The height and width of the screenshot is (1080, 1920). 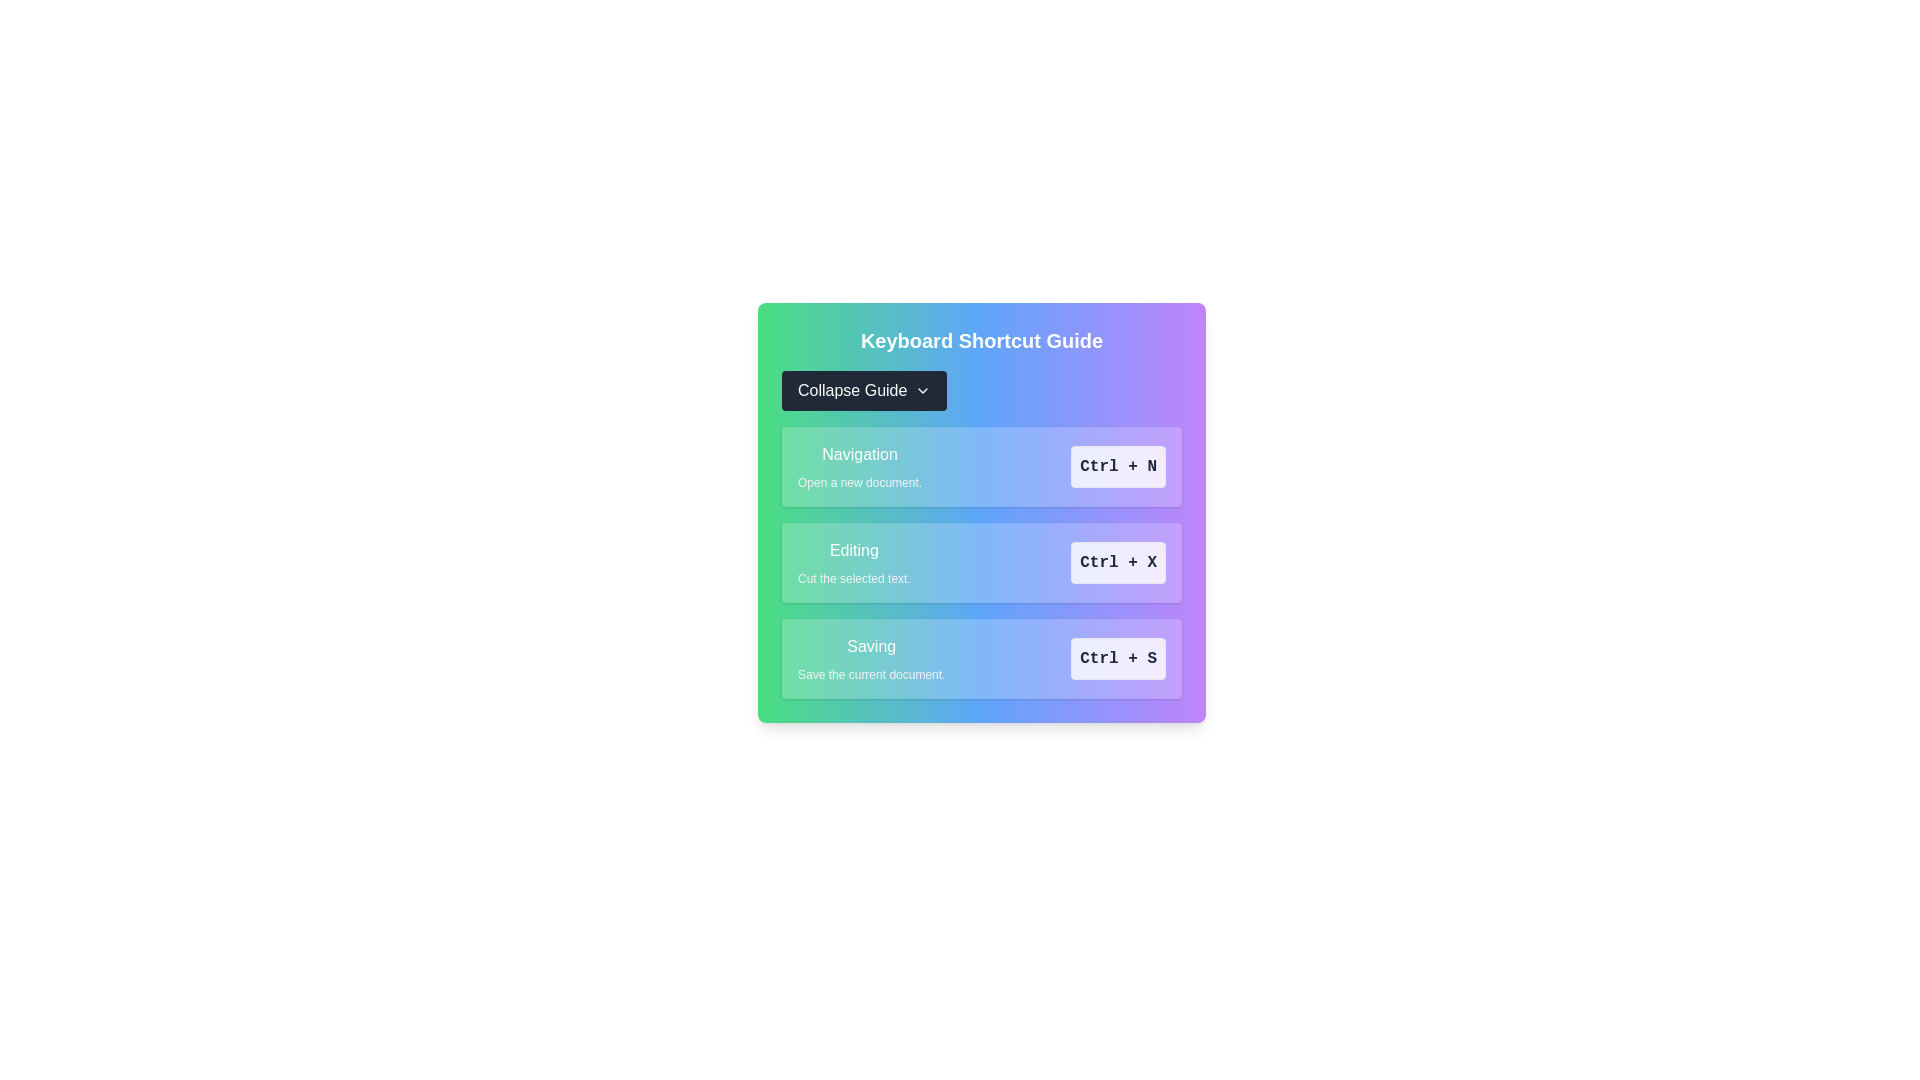 What do you see at coordinates (859, 466) in the screenshot?
I see `the informational text label that describes the 'Ctrl + N' keyboard shortcut for opening a new document, located at the top section of the gradient panel` at bounding box center [859, 466].